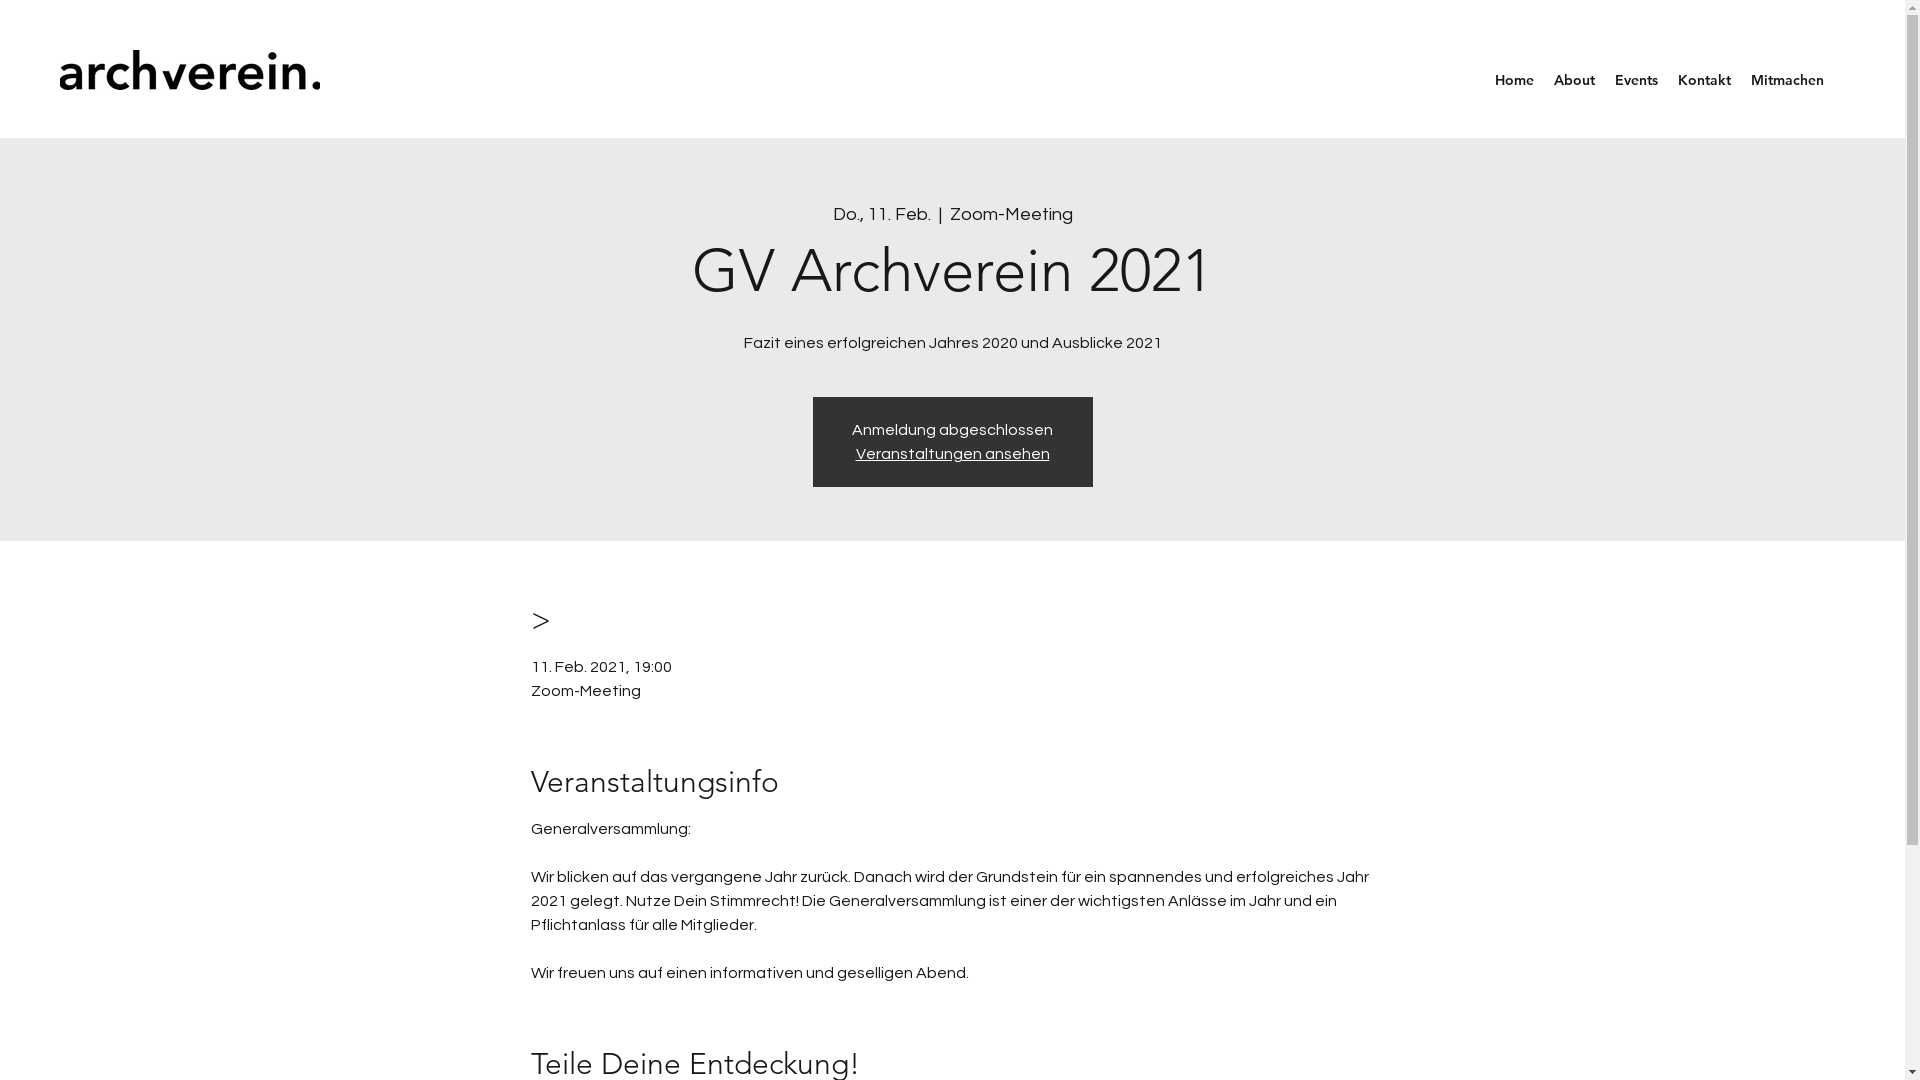 The image size is (1920, 1080). What do you see at coordinates (952, 454) in the screenshot?
I see `'Veranstaltungen ansehen'` at bounding box center [952, 454].